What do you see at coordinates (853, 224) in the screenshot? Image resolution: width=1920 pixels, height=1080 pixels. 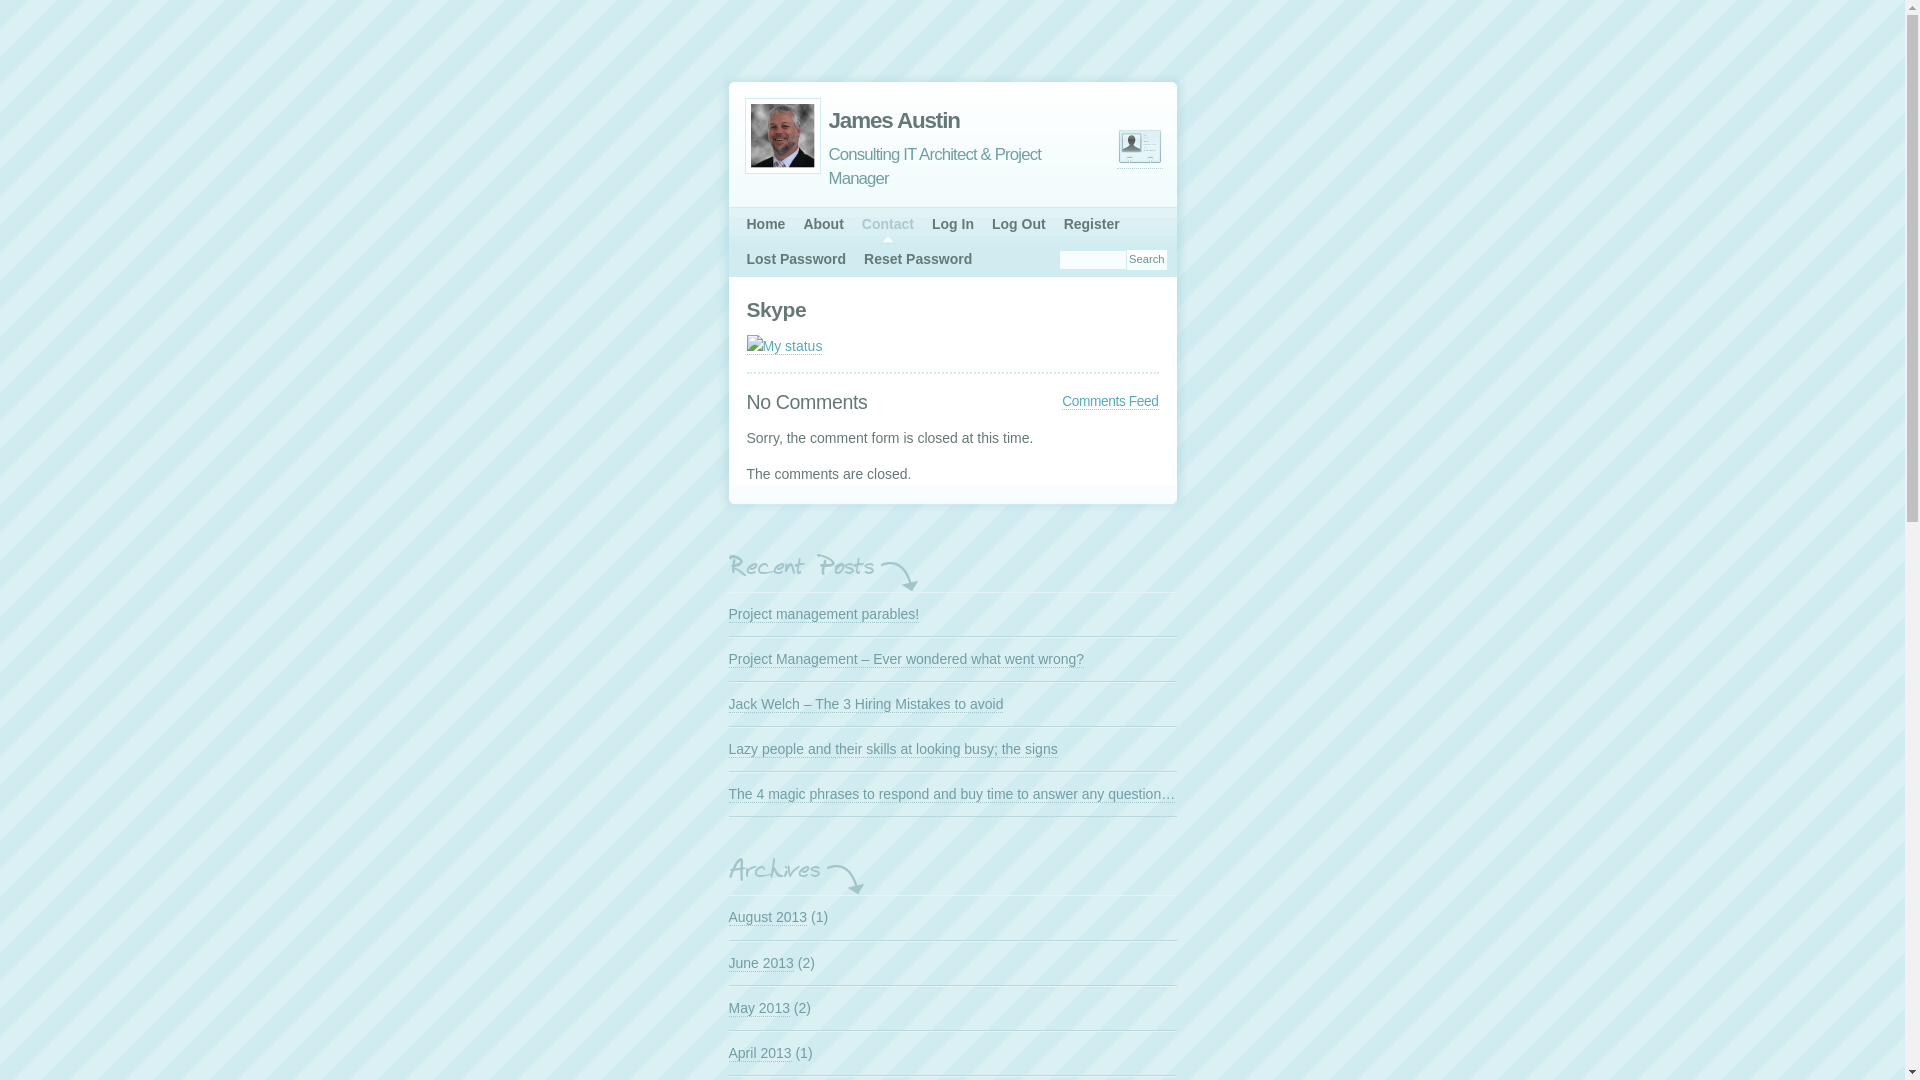 I see `'Contact'` at bounding box center [853, 224].